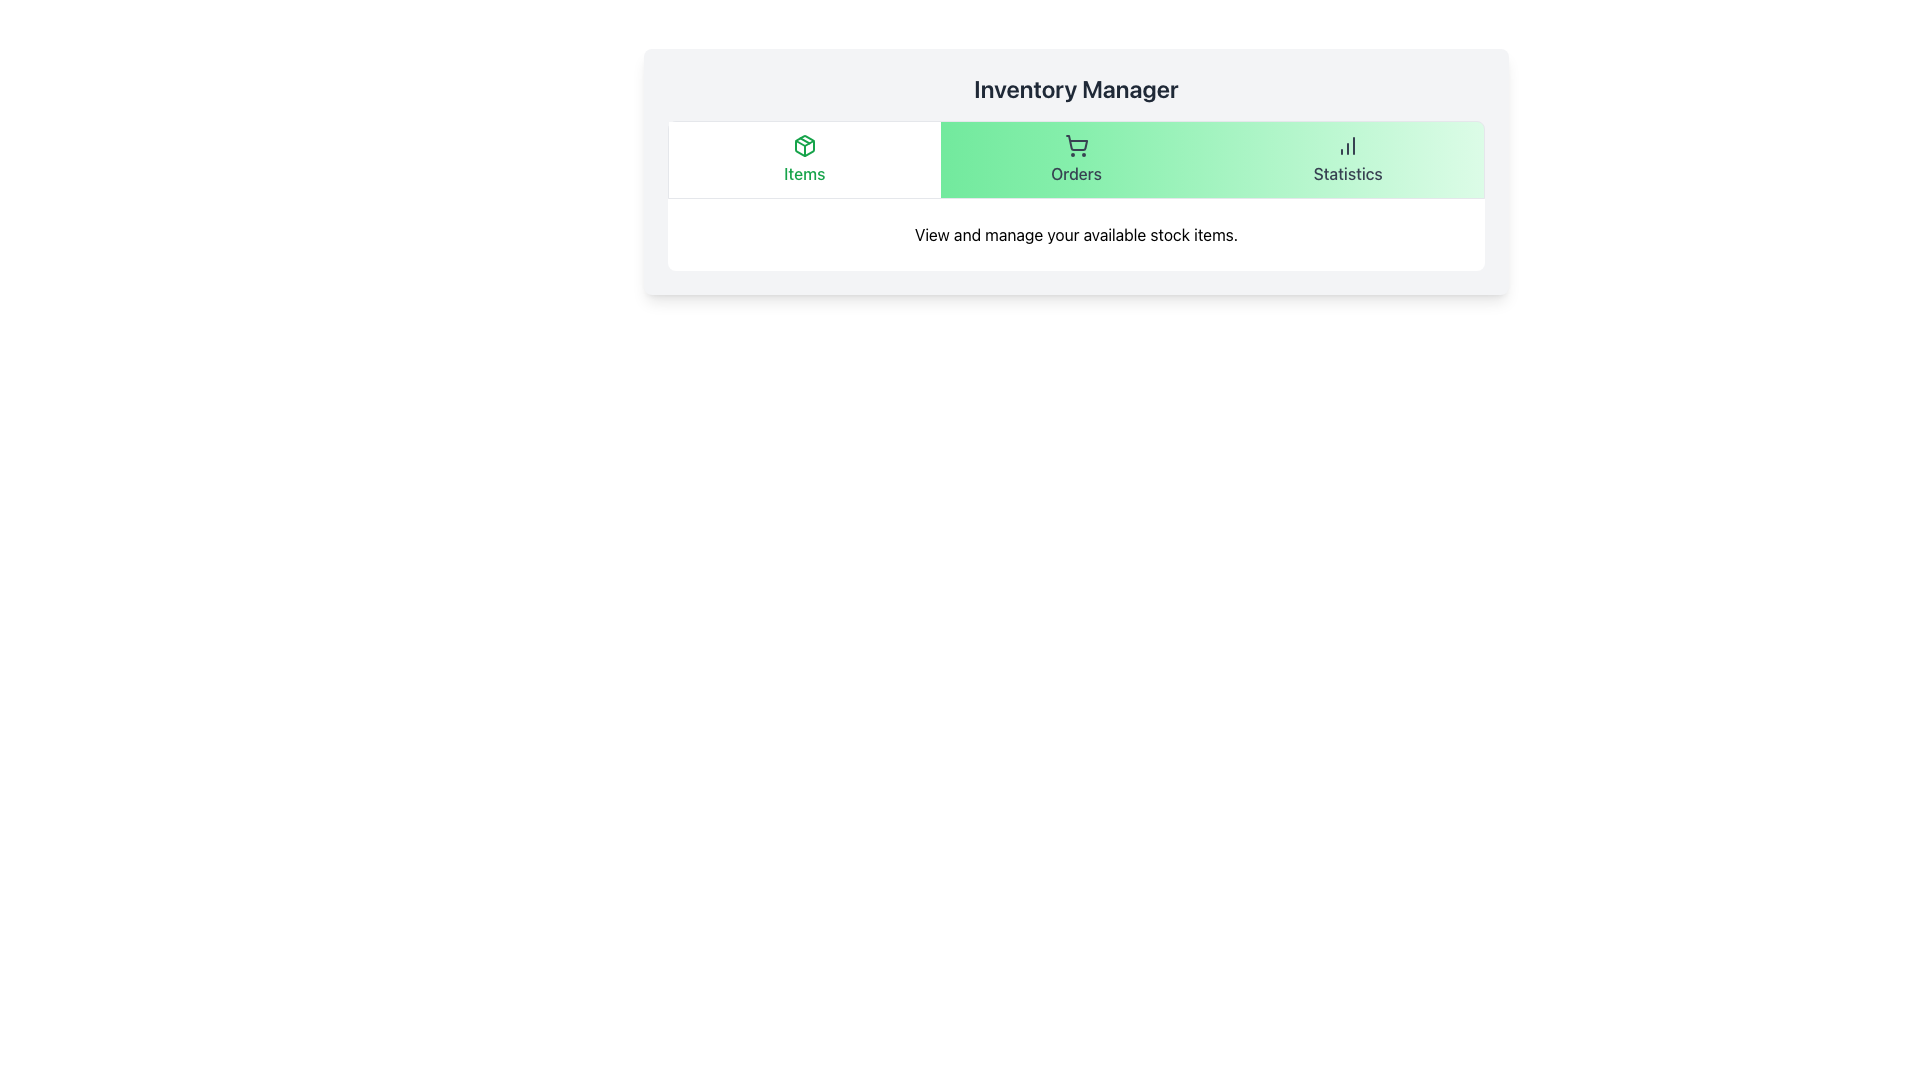 This screenshot has width=1920, height=1080. What do you see at coordinates (1348, 172) in the screenshot?
I see `the 'Statistics' text label in the header navigation bar` at bounding box center [1348, 172].